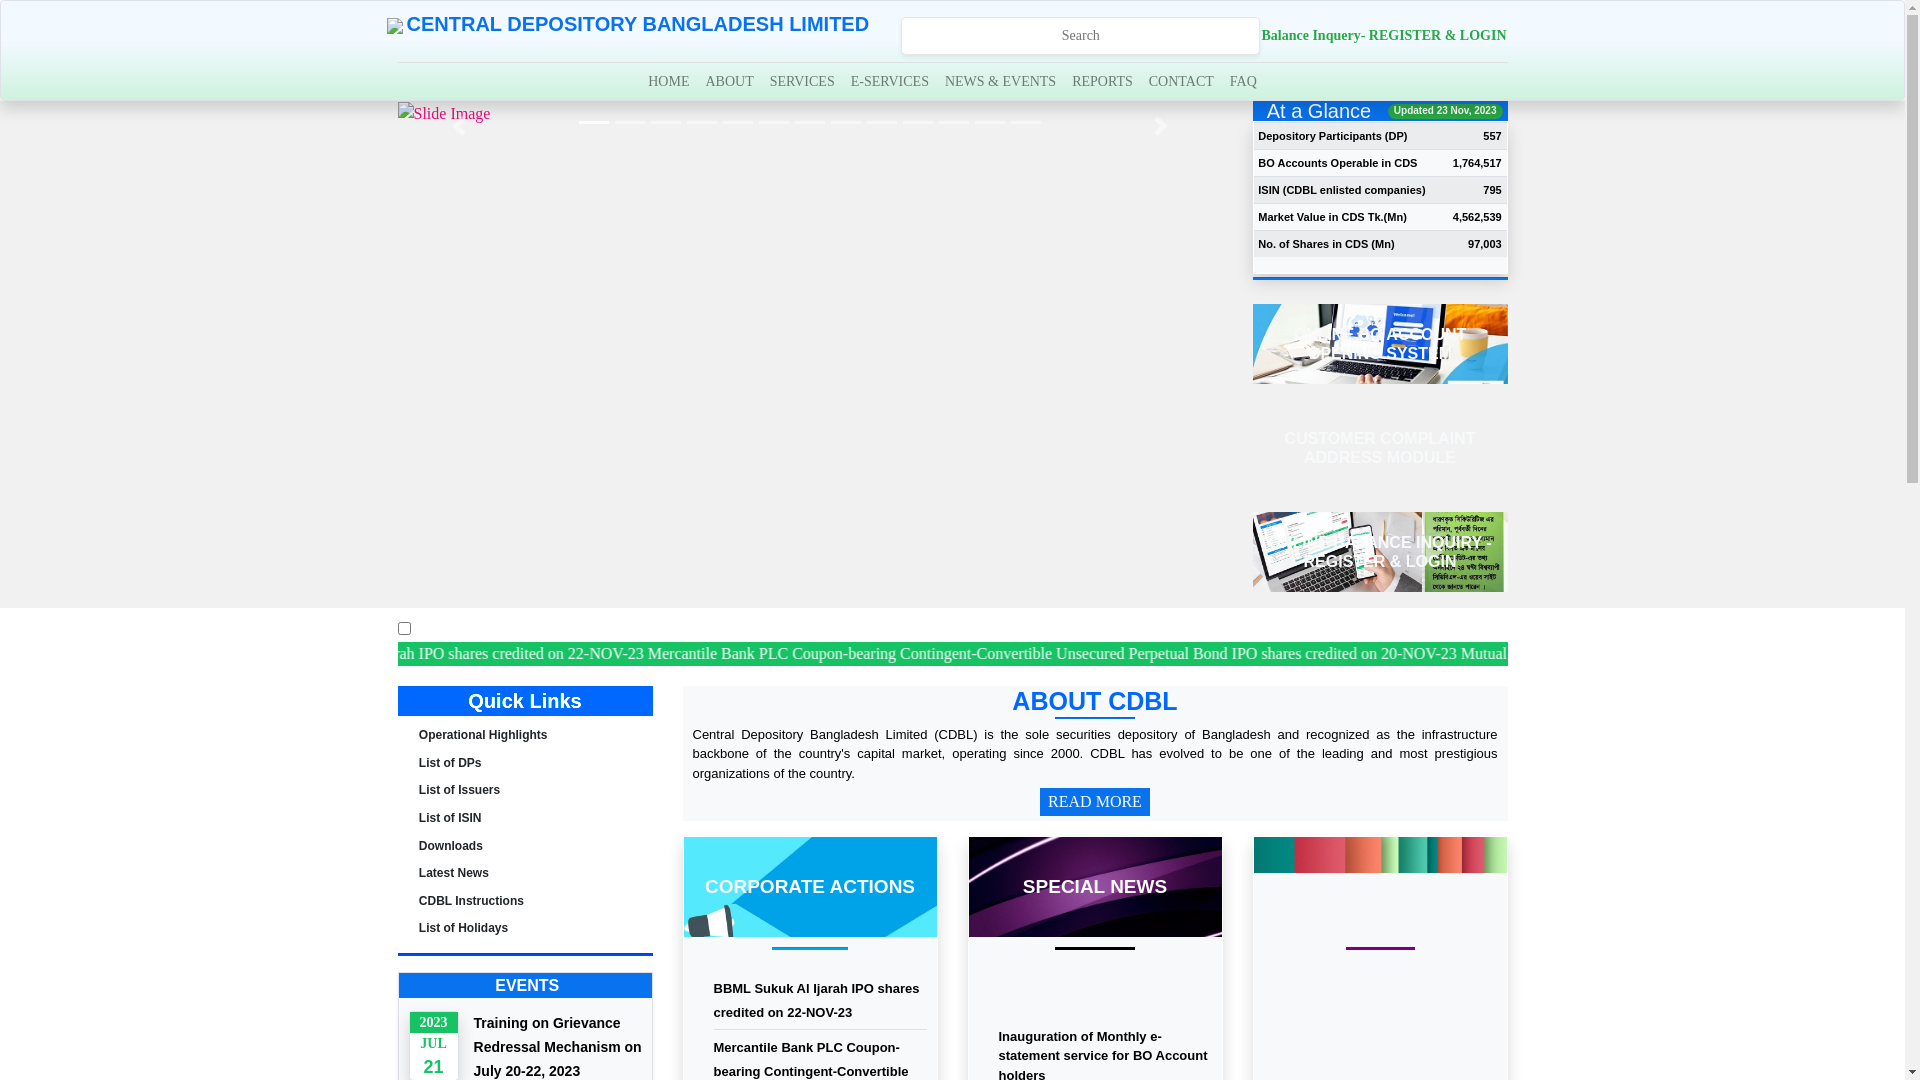 This screenshot has width=1920, height=1080. I want to click on 'BBML Sukuk Al Ijarah IPO shares credited on 22-NOV-23', so click(816, 1000).